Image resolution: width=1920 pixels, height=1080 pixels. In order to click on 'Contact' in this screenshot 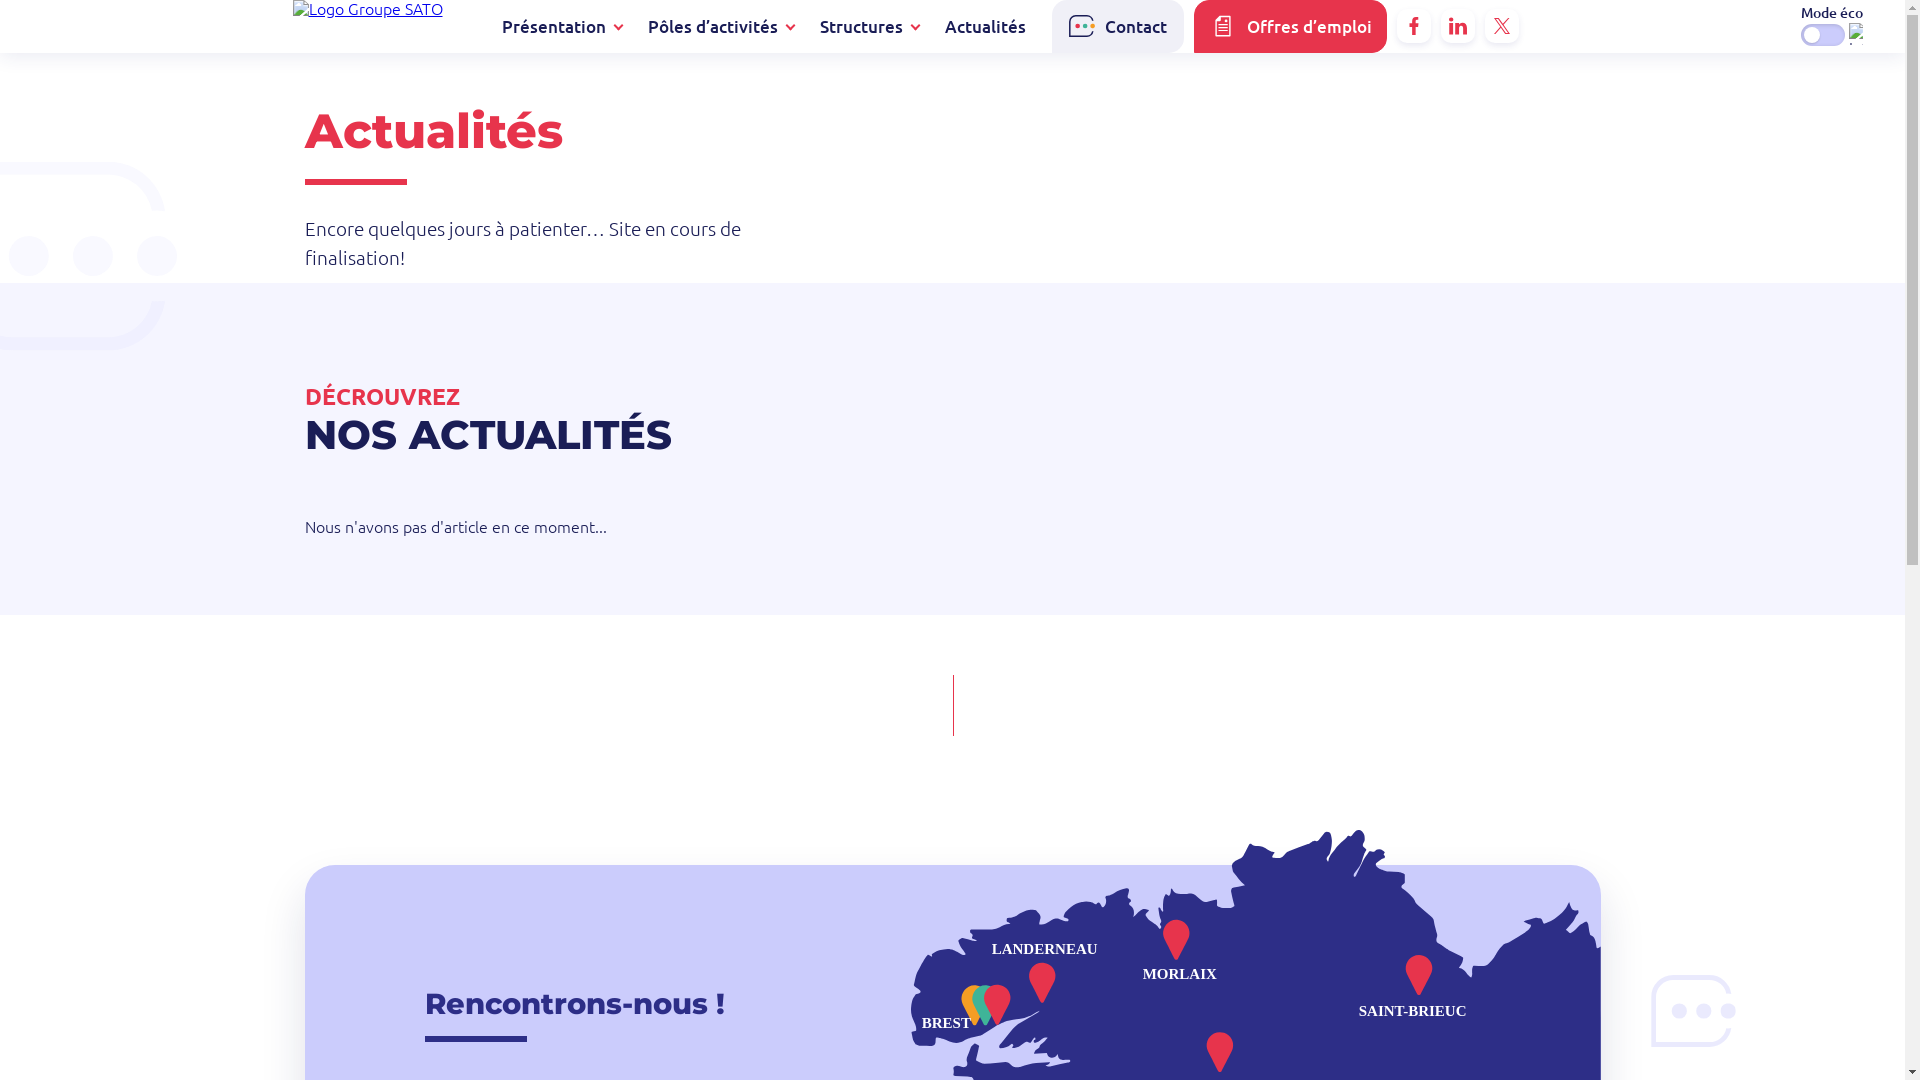, I will do `click(1117, 26)`.